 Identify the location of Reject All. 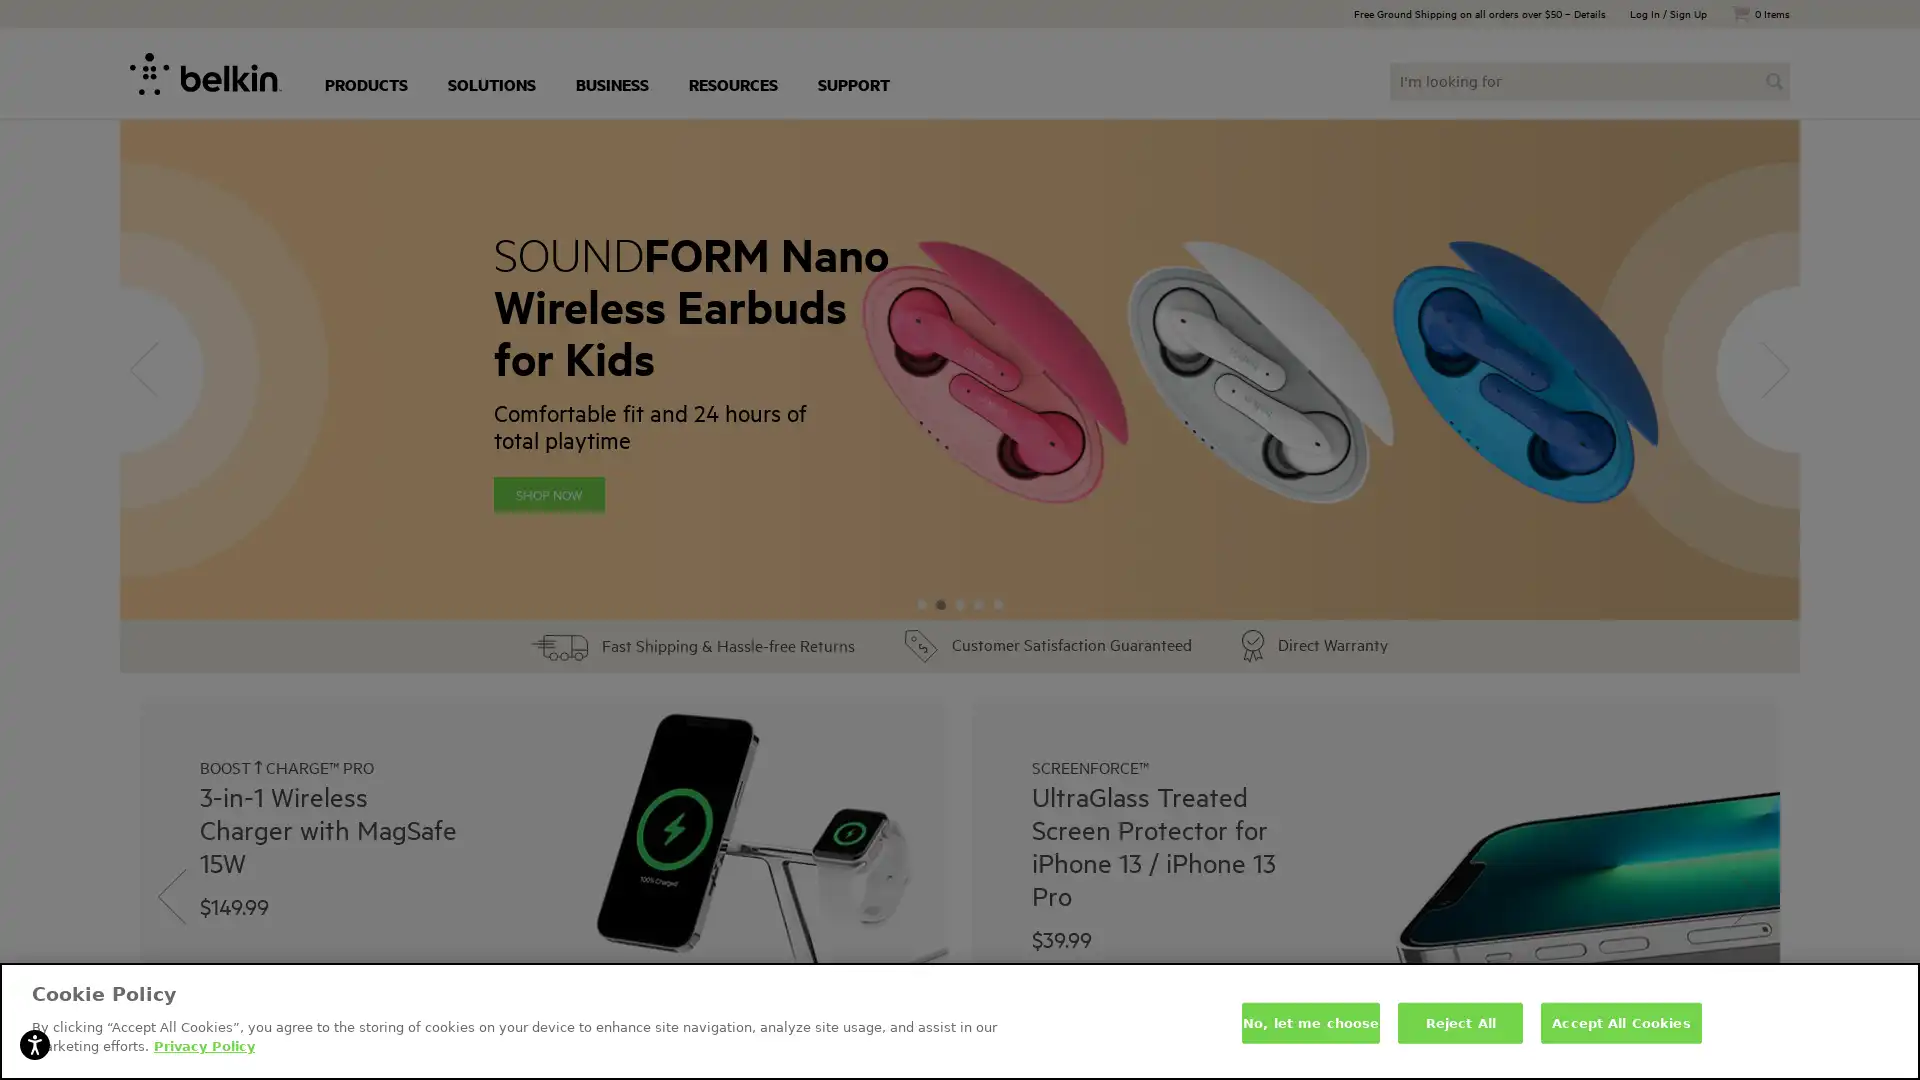
(1460, 1022).